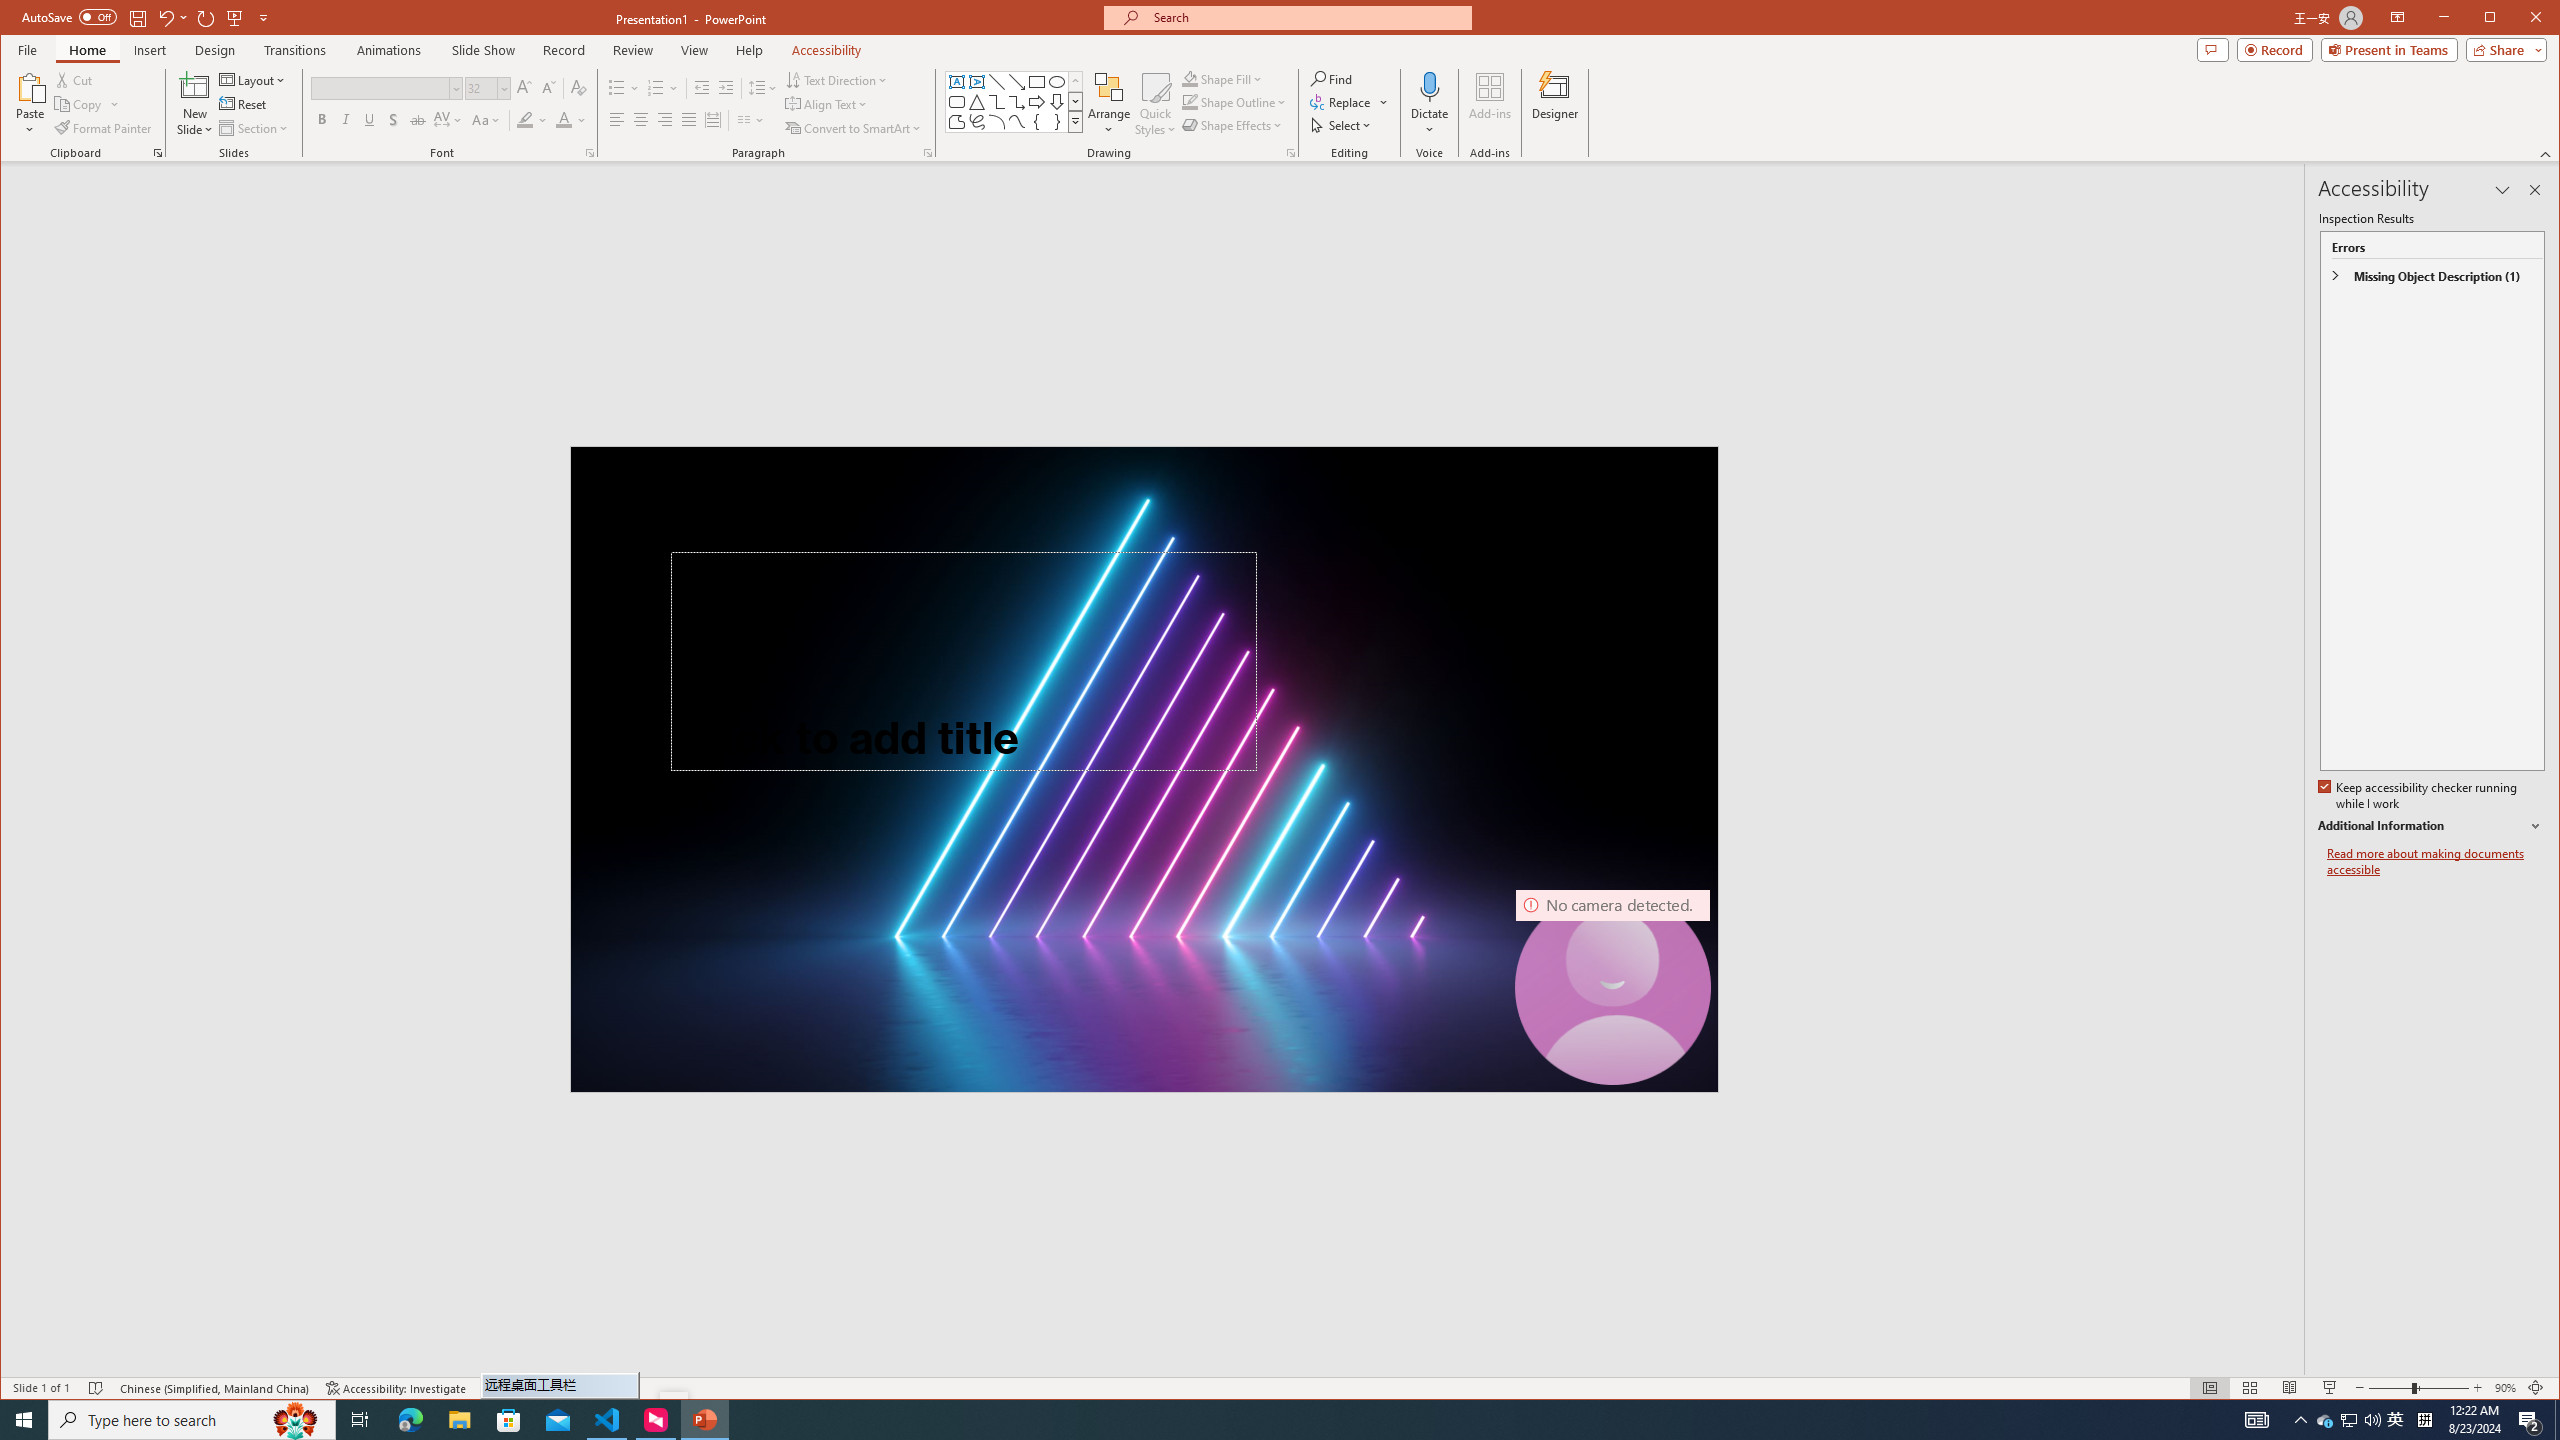 The image size is (2560, 1440). I want to click on 'AutomationID: ShapesInsertGallery', so click(1015, 100).